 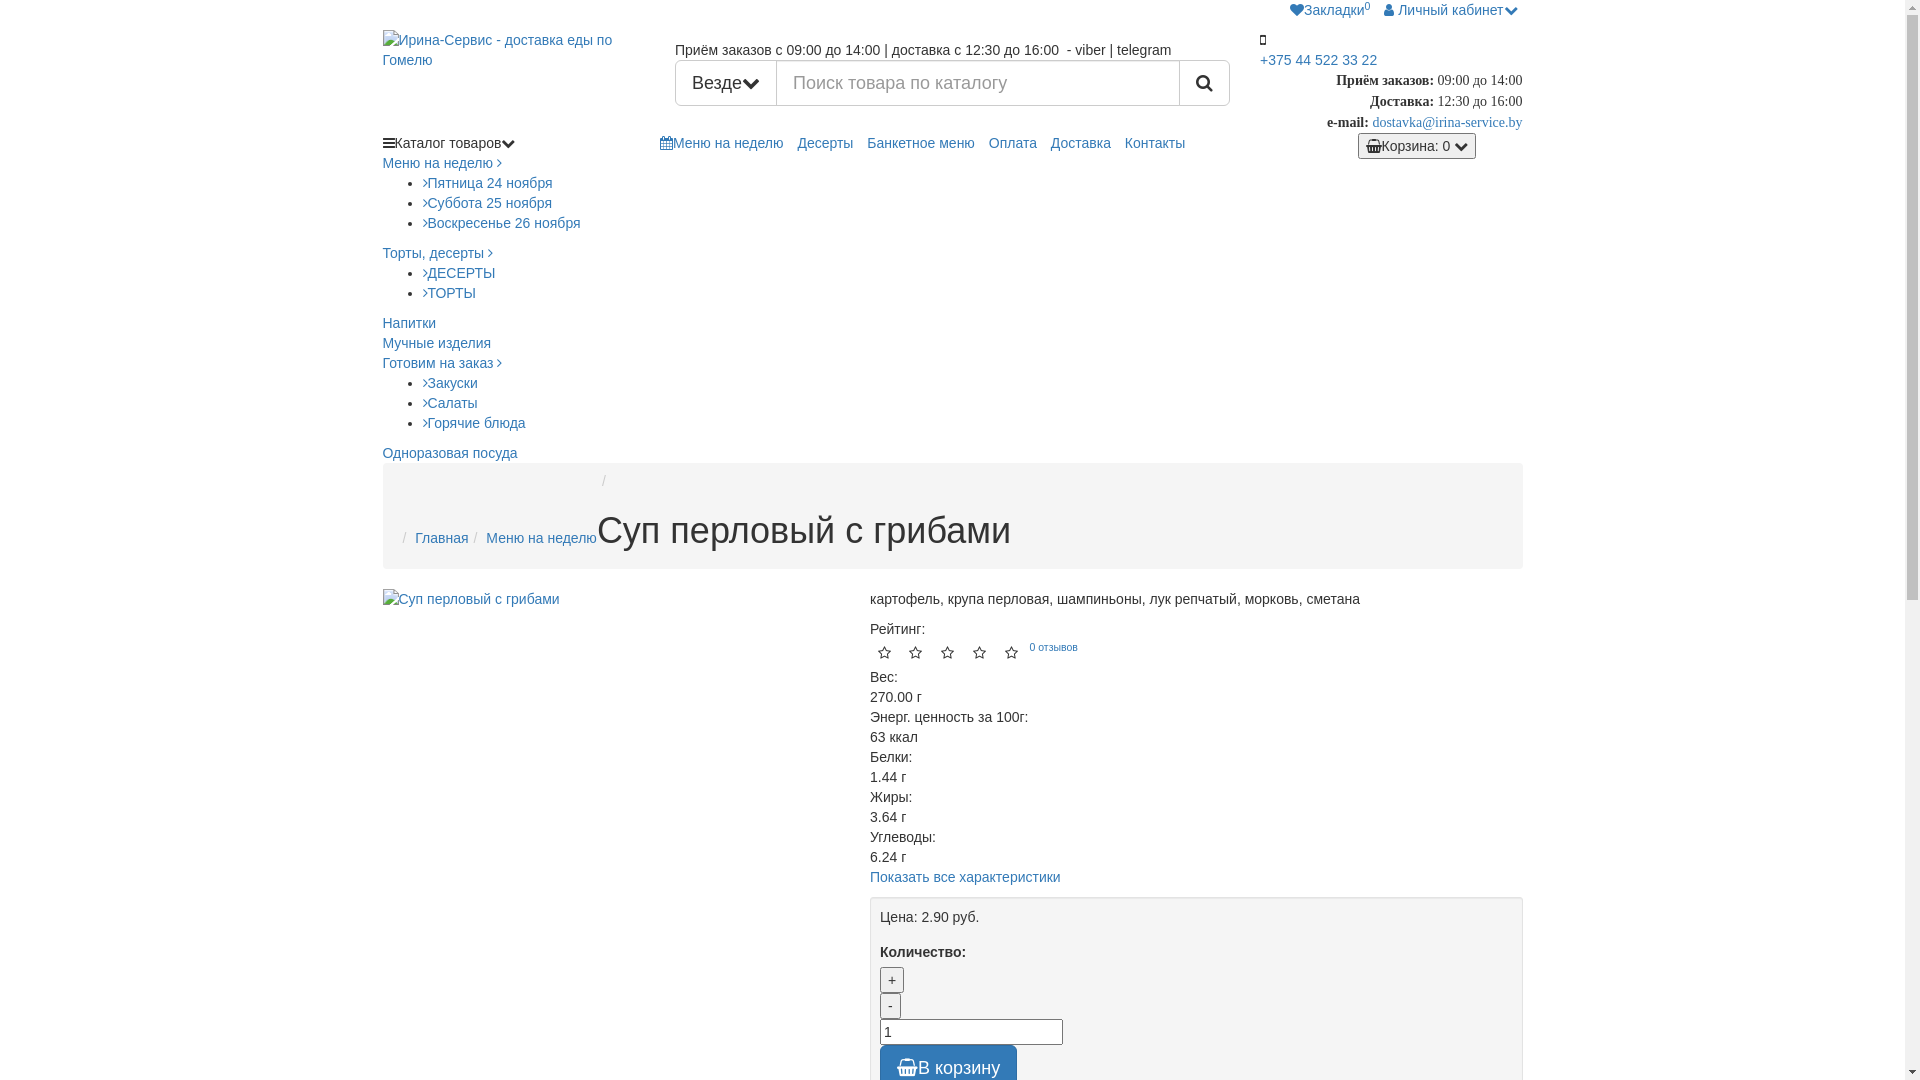 I want to click on '+', so click(x=891, y=978).